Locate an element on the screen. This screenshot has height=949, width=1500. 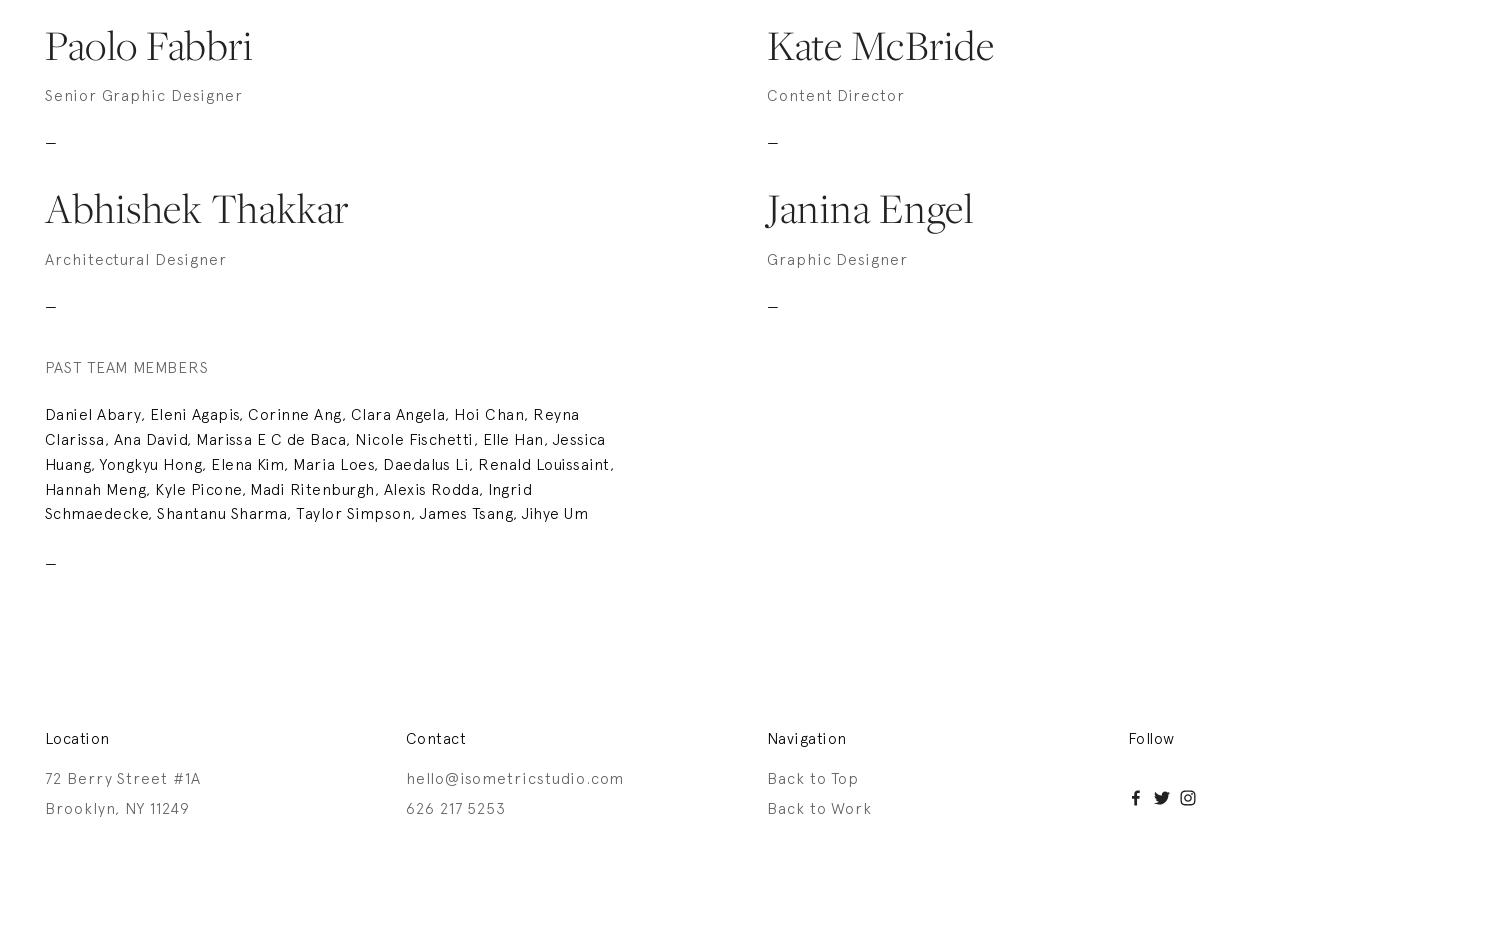
'Back to Work' is located at coordinates (818, 806).